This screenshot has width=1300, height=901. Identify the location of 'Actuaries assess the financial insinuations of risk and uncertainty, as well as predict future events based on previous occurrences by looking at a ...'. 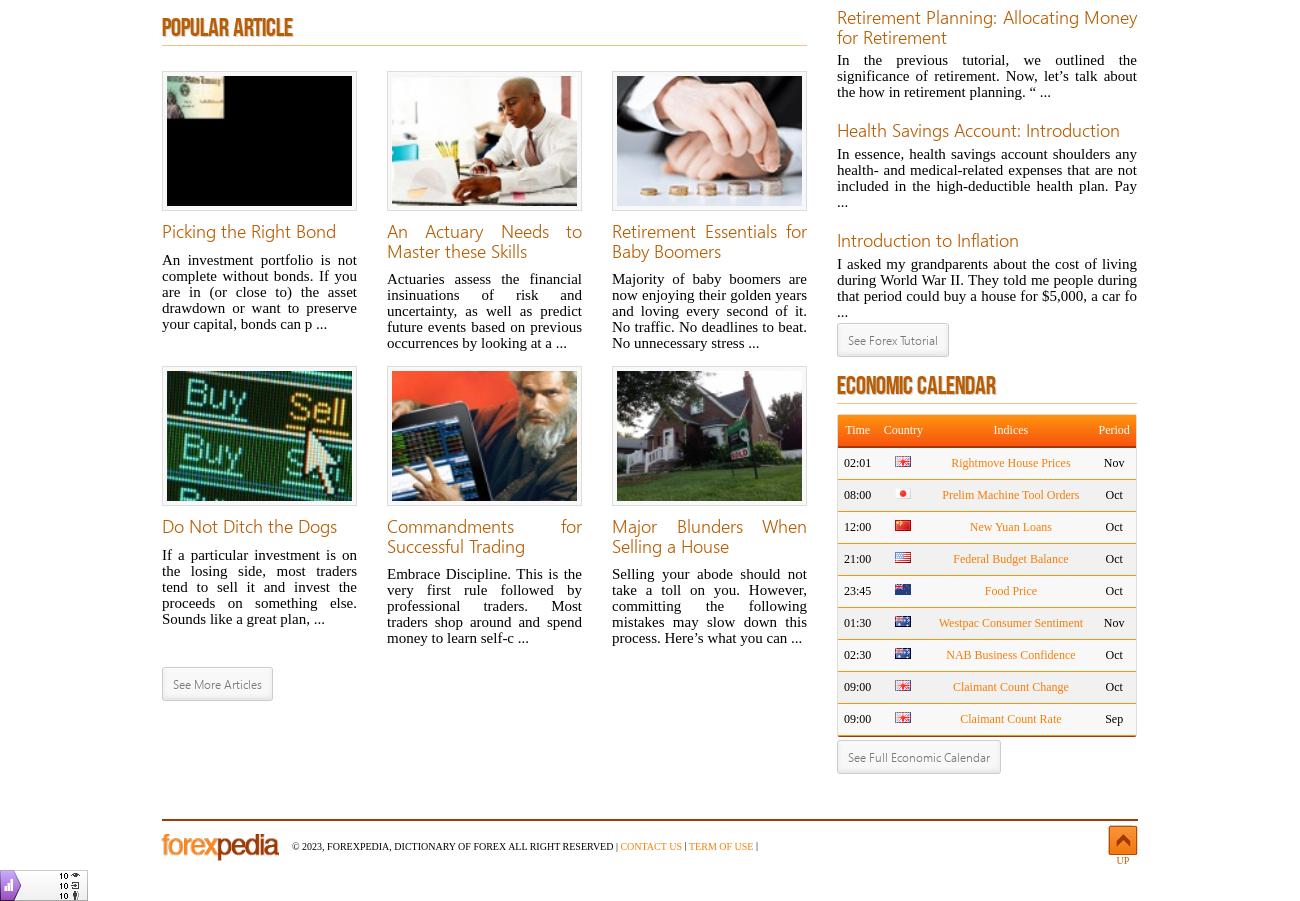
(483, 311).